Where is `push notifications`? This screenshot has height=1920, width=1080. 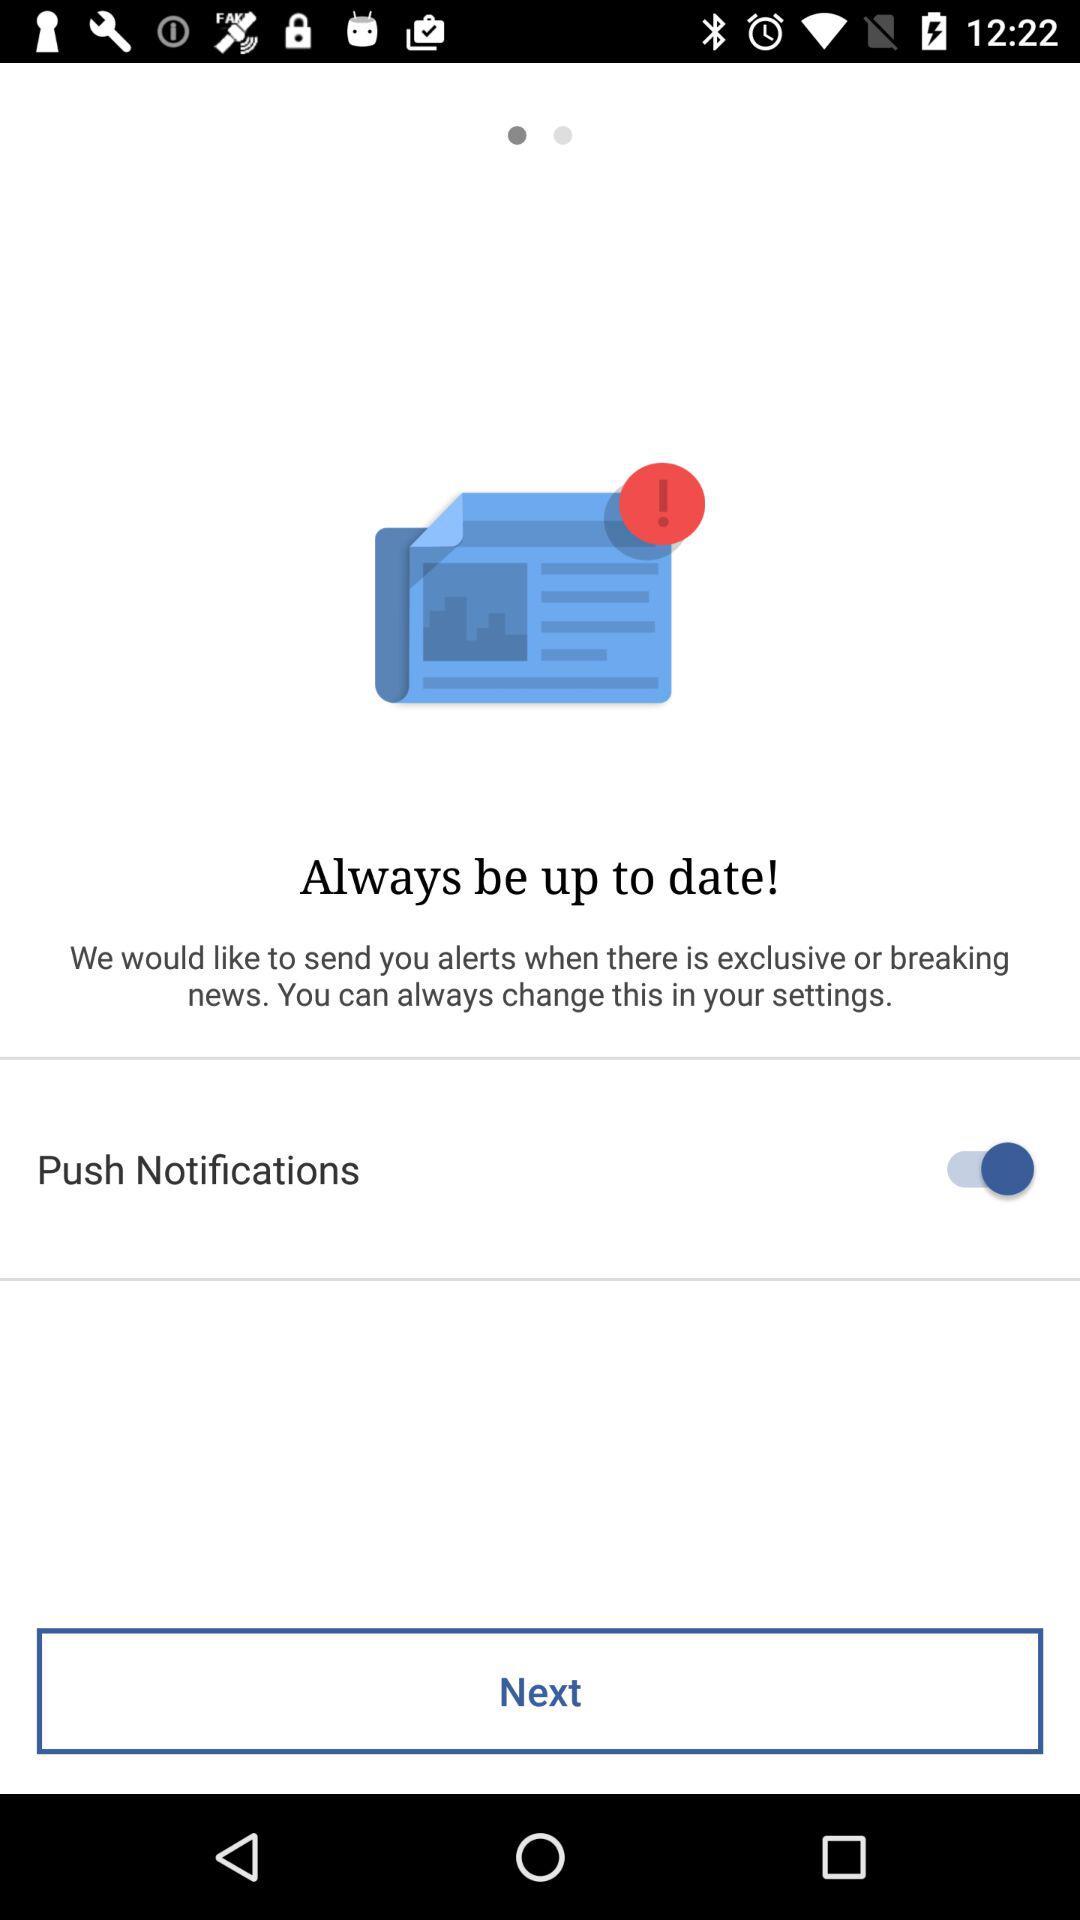 push notifications is located at coordinates (540, 1168).